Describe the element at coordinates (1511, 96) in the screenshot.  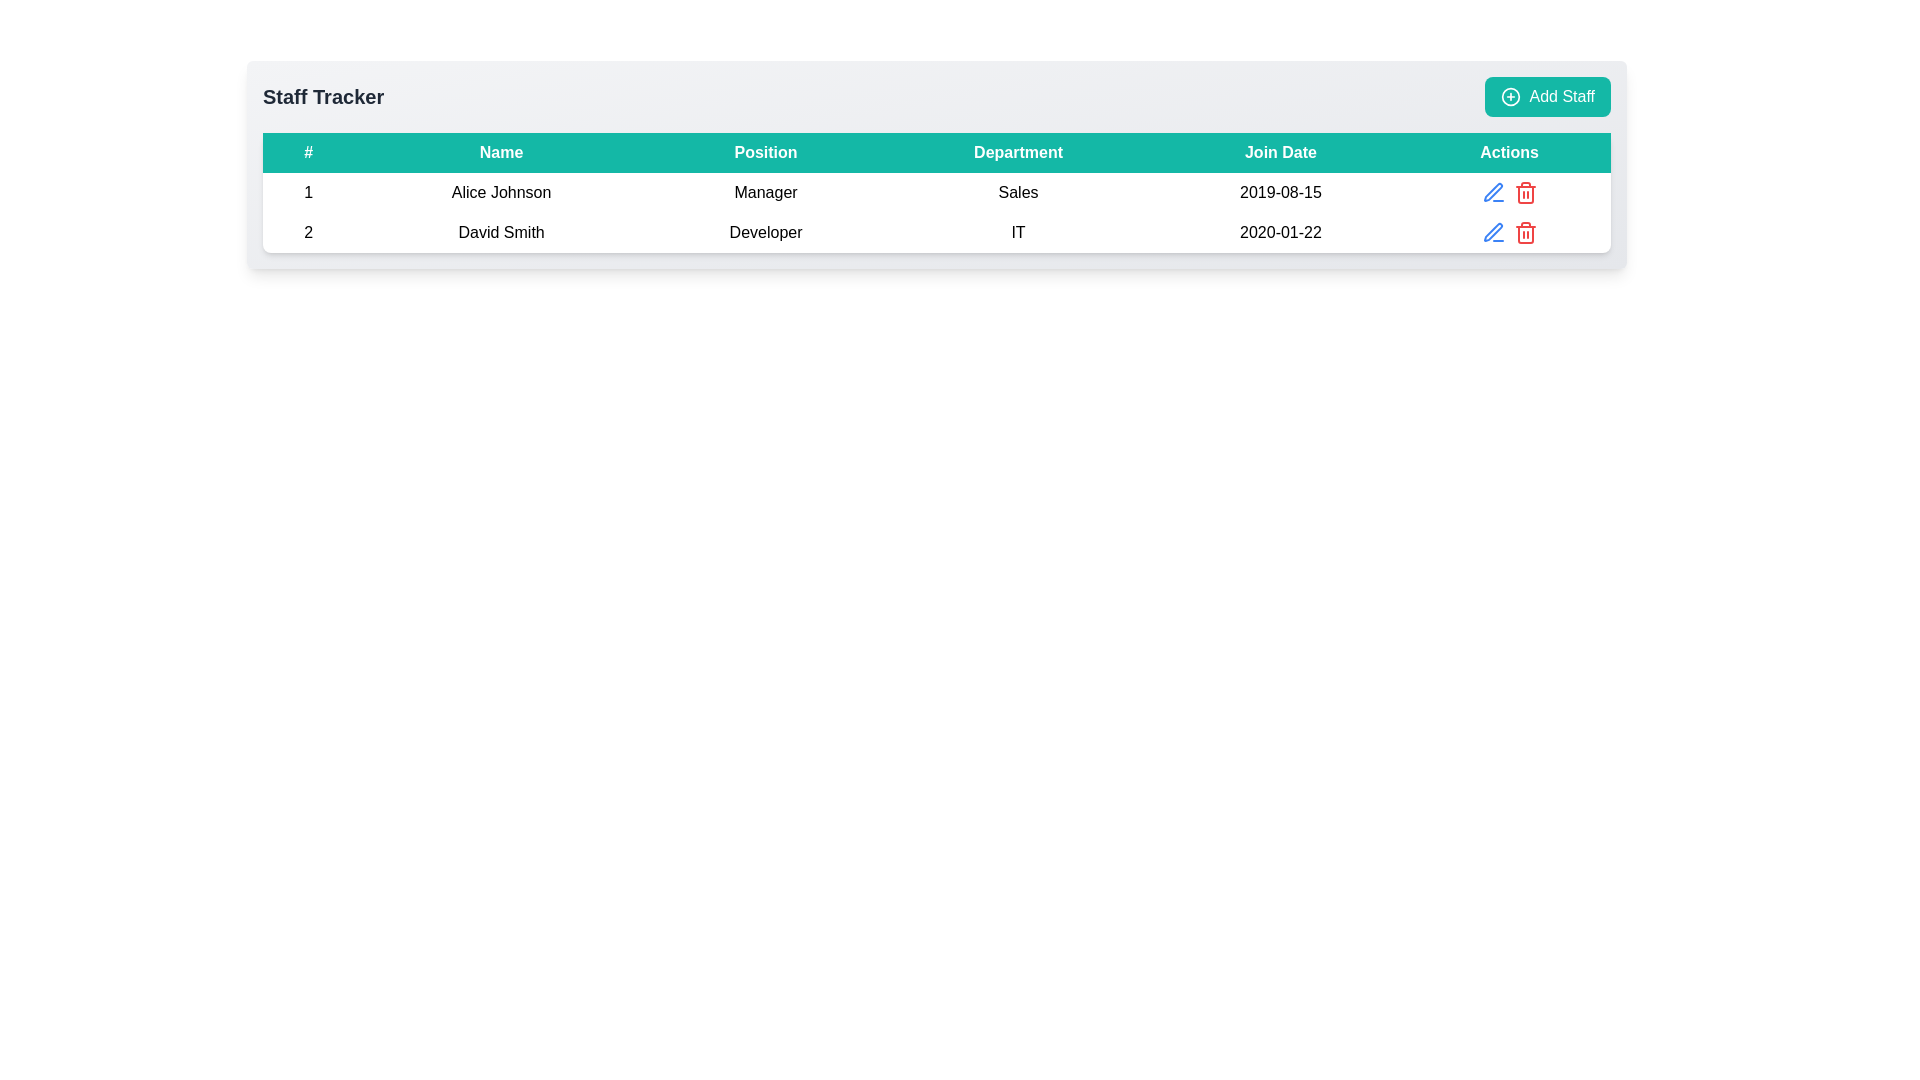
I see `the circular icon that signifies the addition of a new staff member, located inside the 'Add Staff' button, to the left of the button's text label` at that location.